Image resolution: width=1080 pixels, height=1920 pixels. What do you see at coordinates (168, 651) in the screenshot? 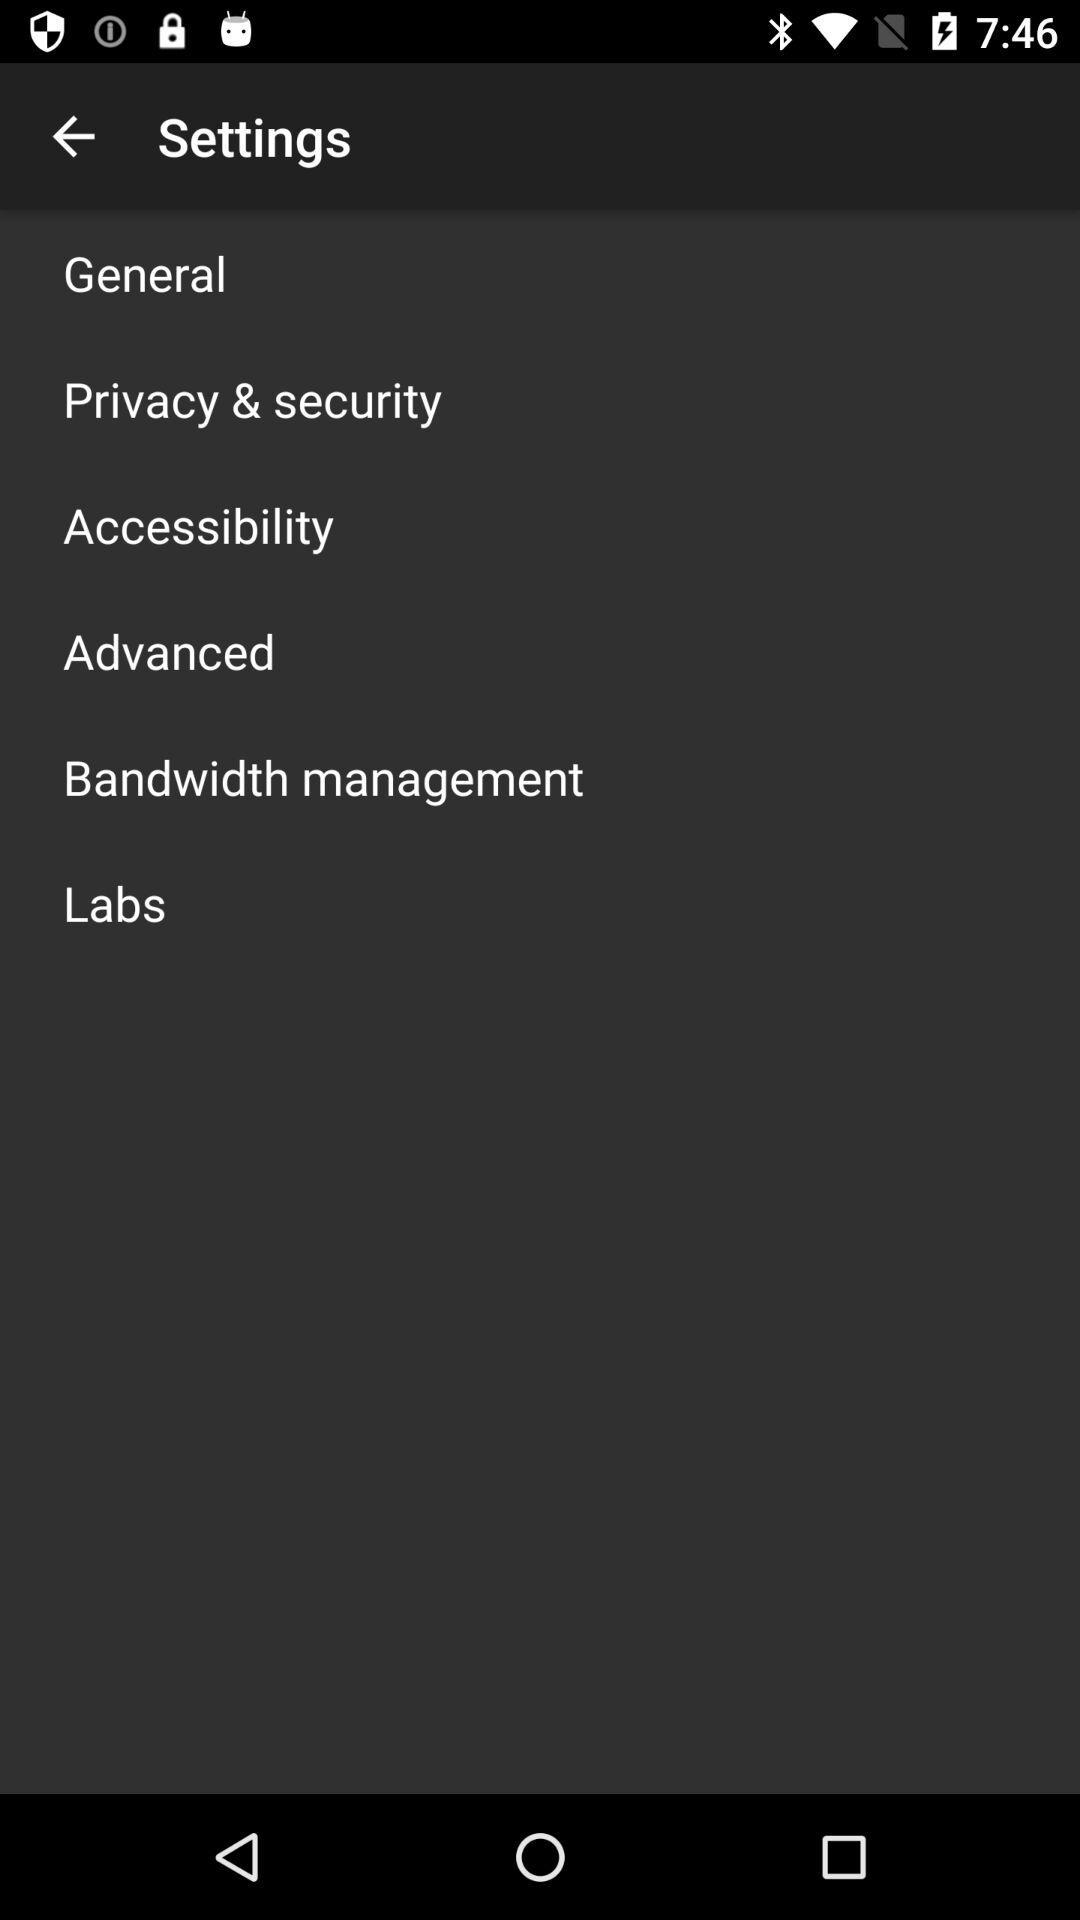
I see `the item below accessibility item` at bounding box center [168, 651].